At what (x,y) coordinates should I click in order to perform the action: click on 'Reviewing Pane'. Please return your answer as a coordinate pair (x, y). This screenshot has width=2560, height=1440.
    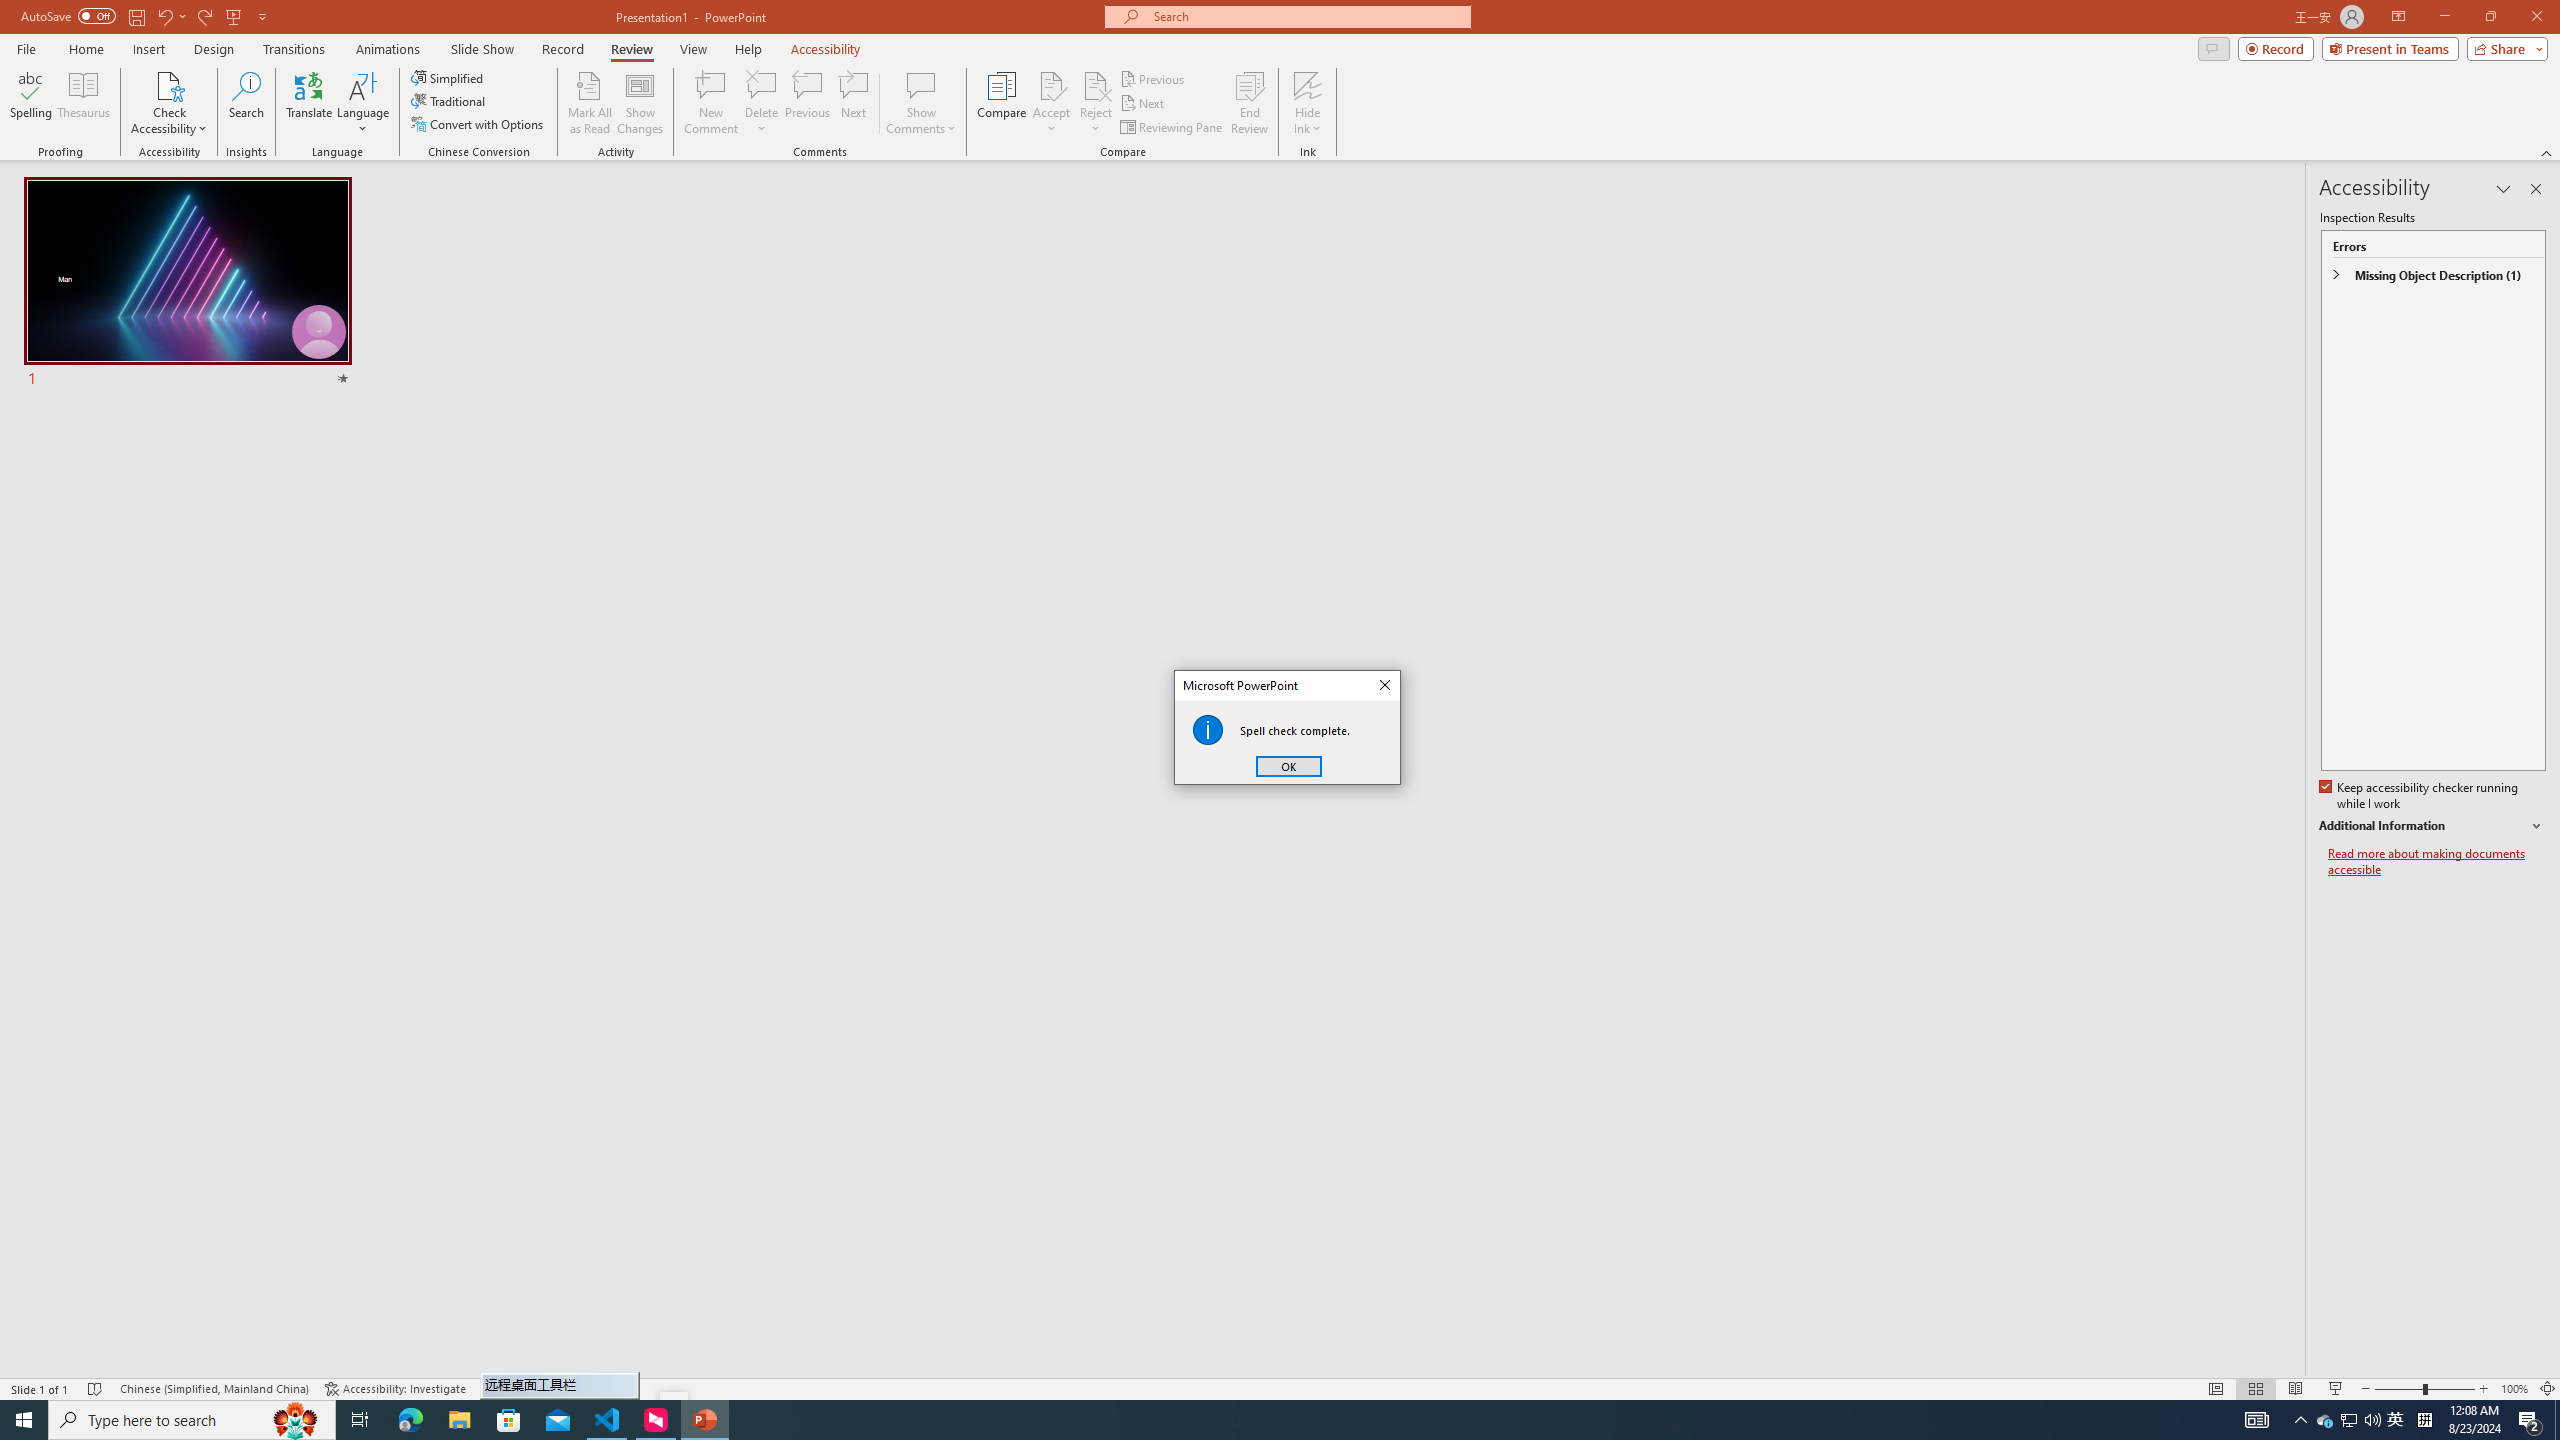
    Looking at the image, I should click on (1171, 127).